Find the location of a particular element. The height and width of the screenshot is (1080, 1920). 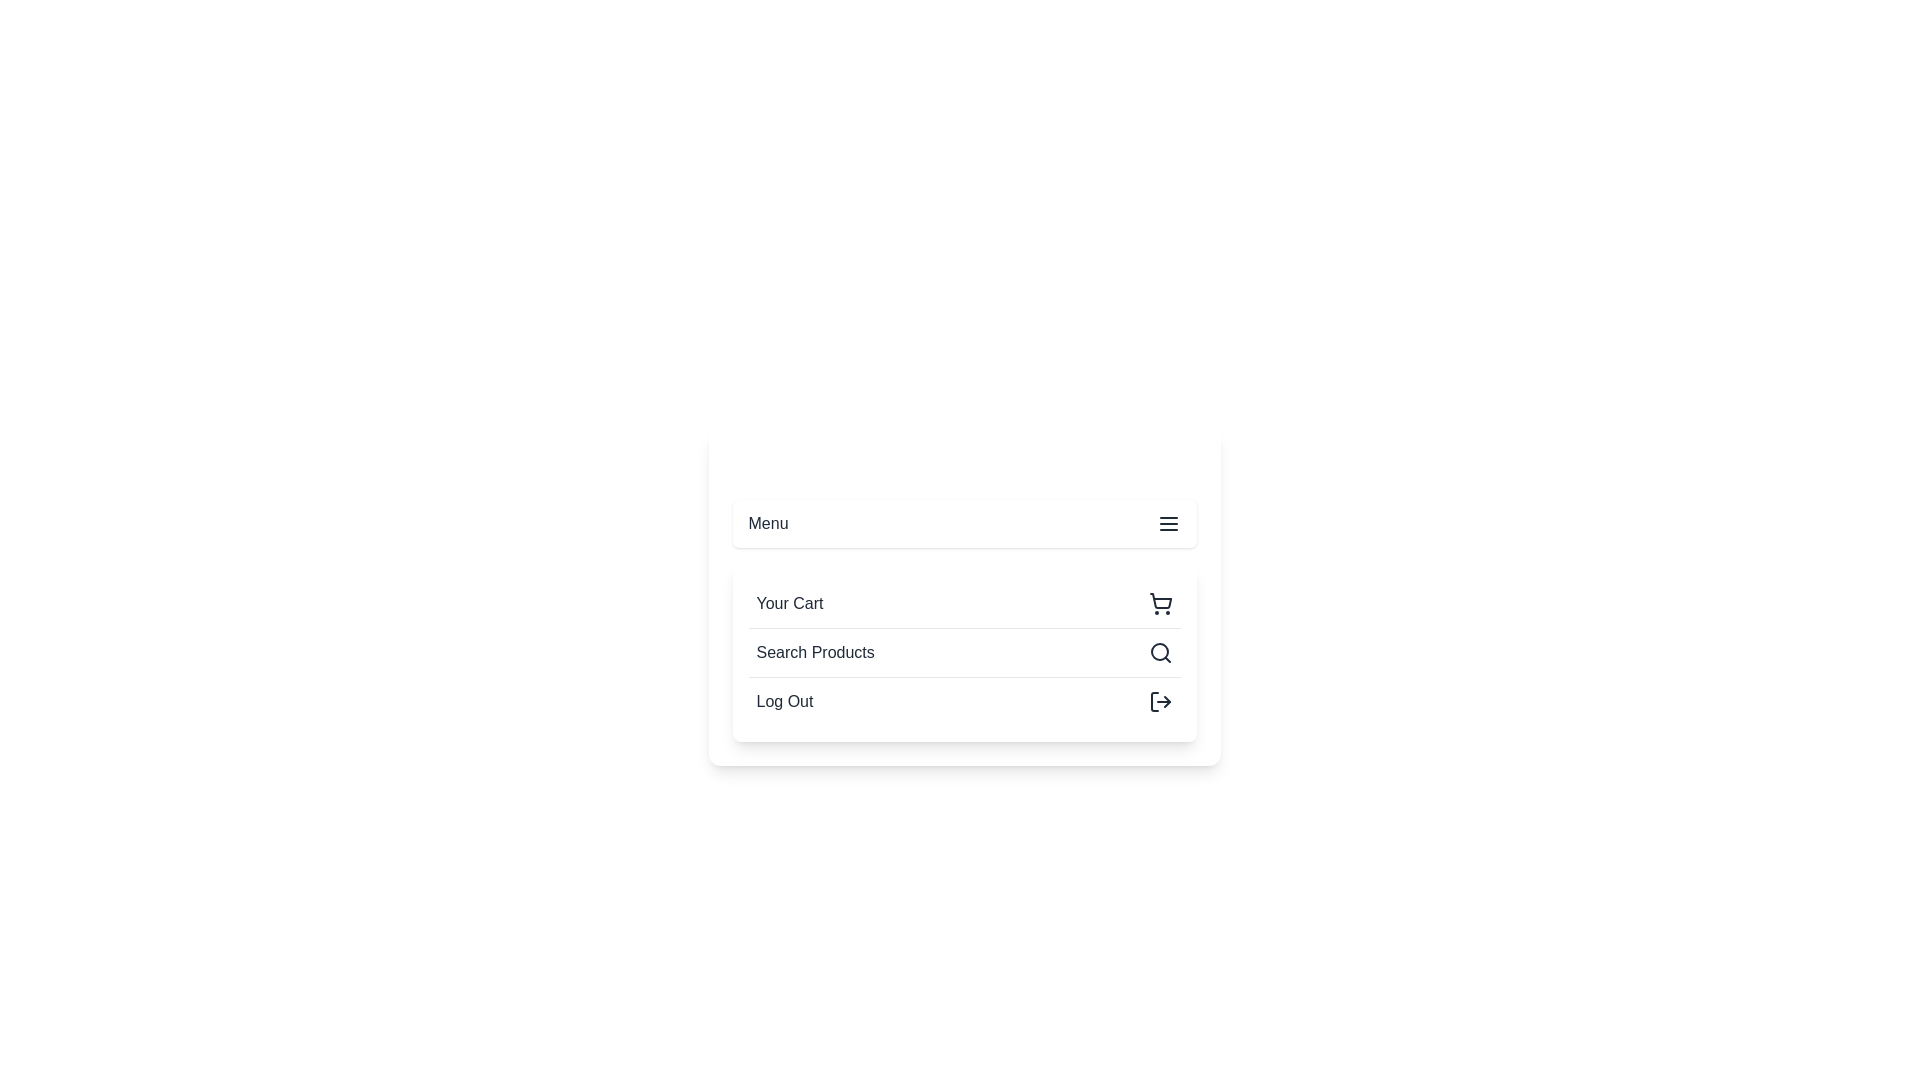

the shopping cart icon located in the top-right corner of the menu component, which is the largest sub-element in the SVG is located at coordinates (1160, 600).